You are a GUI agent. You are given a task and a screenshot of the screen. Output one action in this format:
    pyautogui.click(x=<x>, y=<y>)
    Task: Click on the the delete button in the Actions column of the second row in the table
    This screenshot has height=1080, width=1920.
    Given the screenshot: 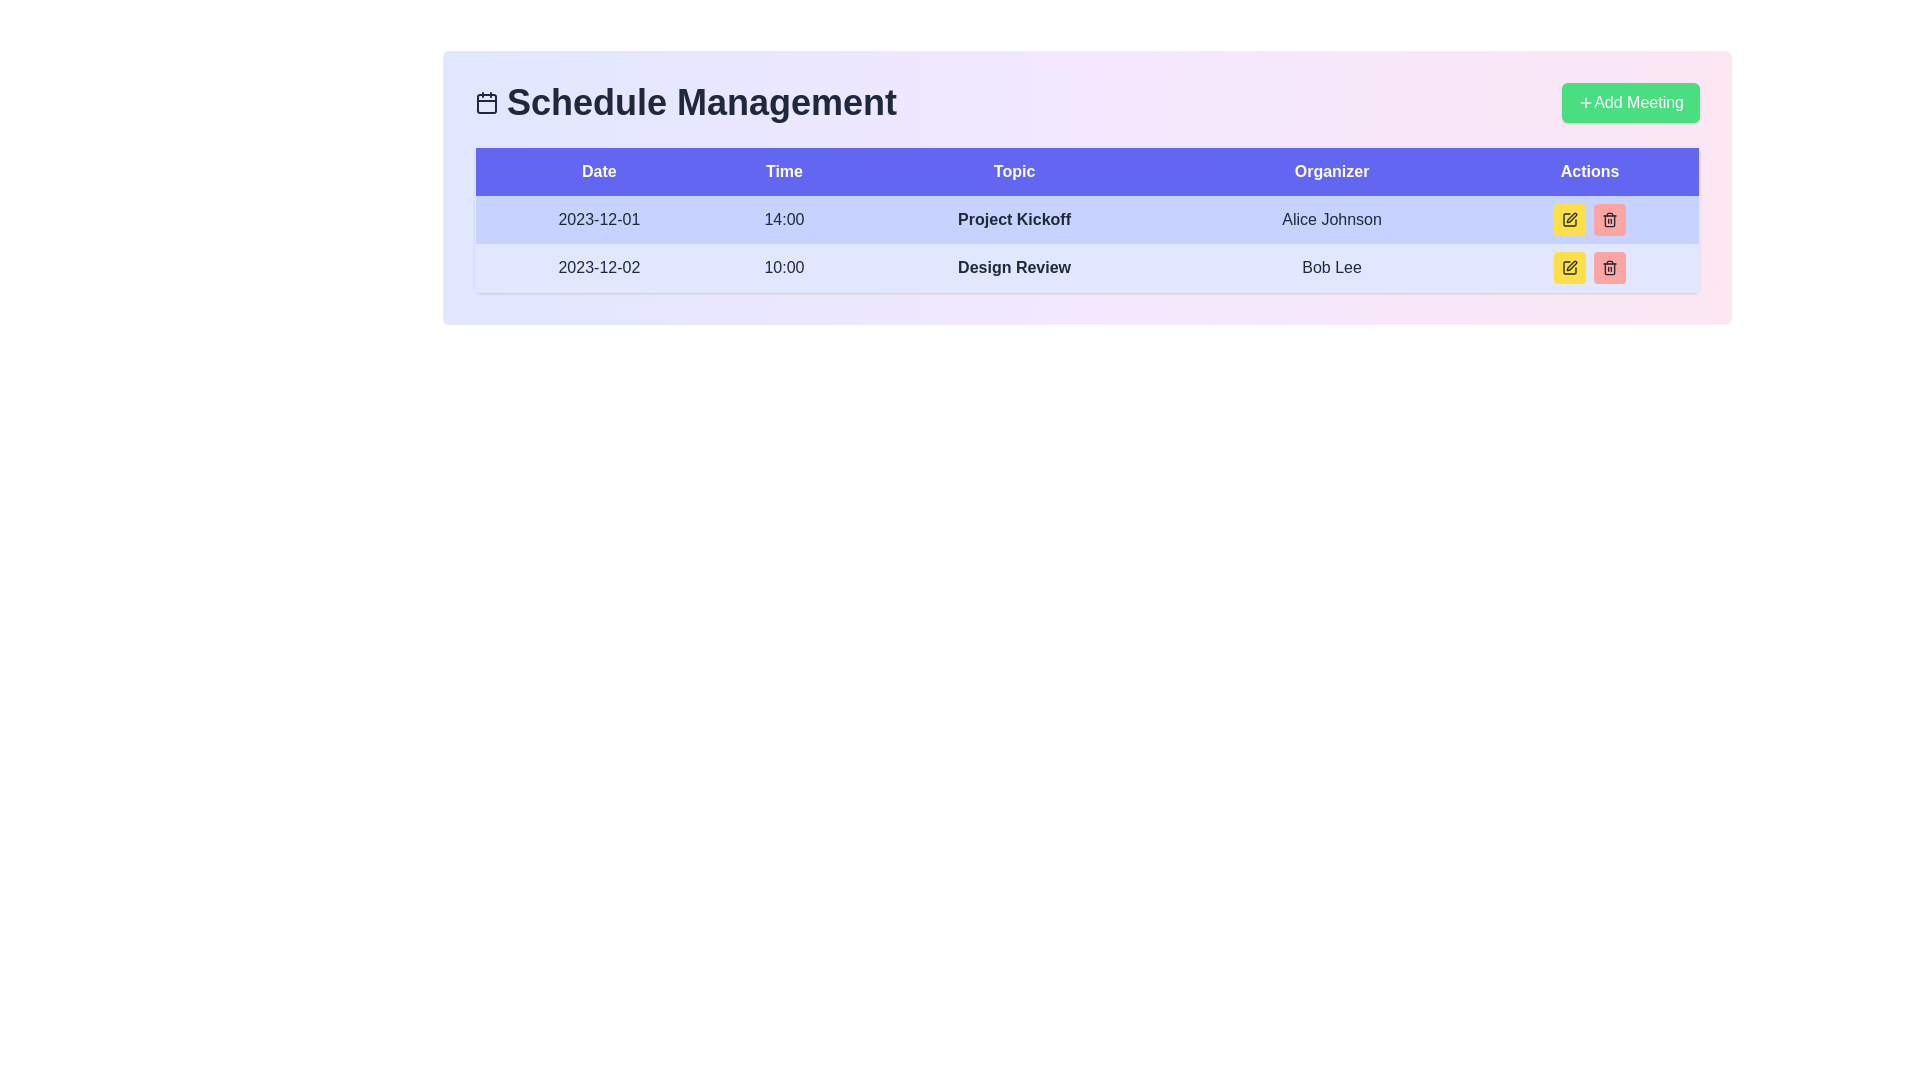 What is the action you would take?
    pyautogui.click(x=1610, y=266)
    